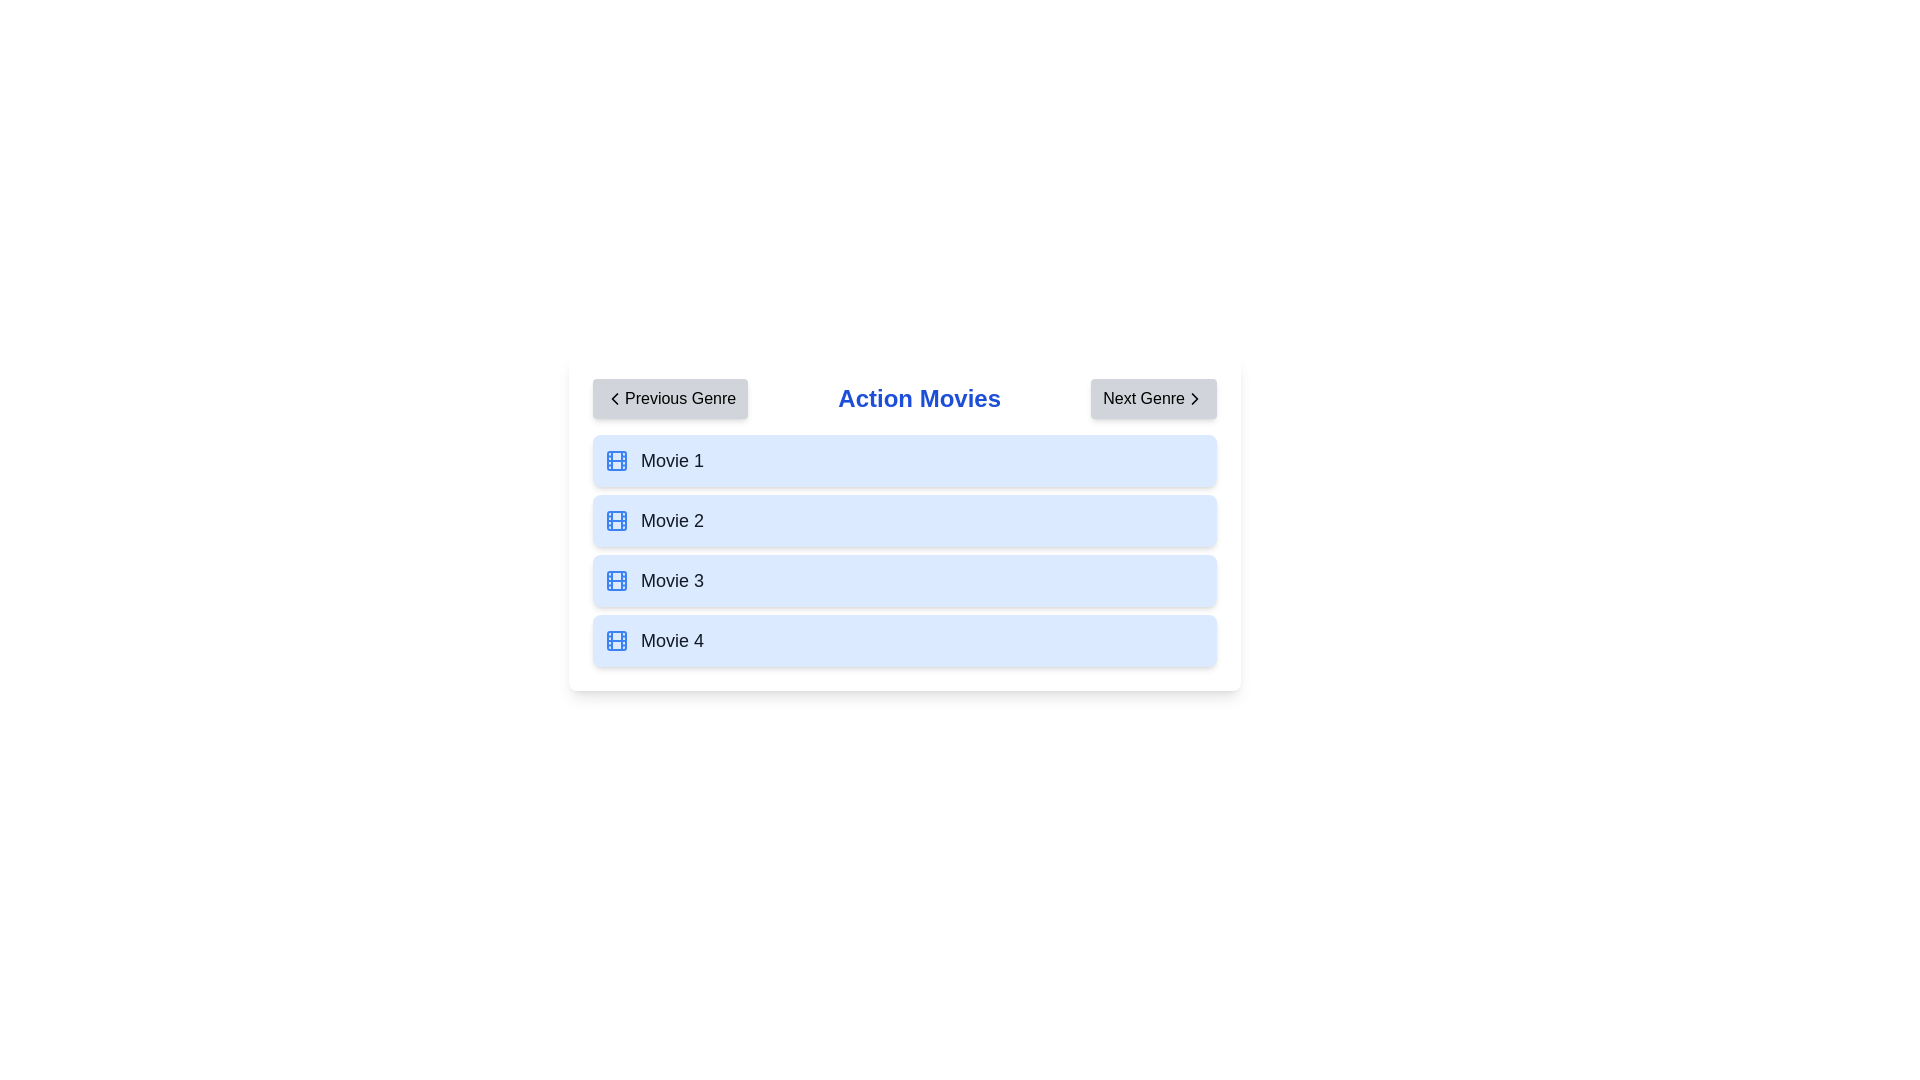 This screenshot has width=1920, height=1080. What do you see at coordinates (616, 519) in the screenshot?
I see `the SVG Shape with Rounded Rectangle that forms part of the film reel icon, located in the second row under the 'Action Movies' section, next to the label 'Movie 2'` at bounding box center [616, 519].